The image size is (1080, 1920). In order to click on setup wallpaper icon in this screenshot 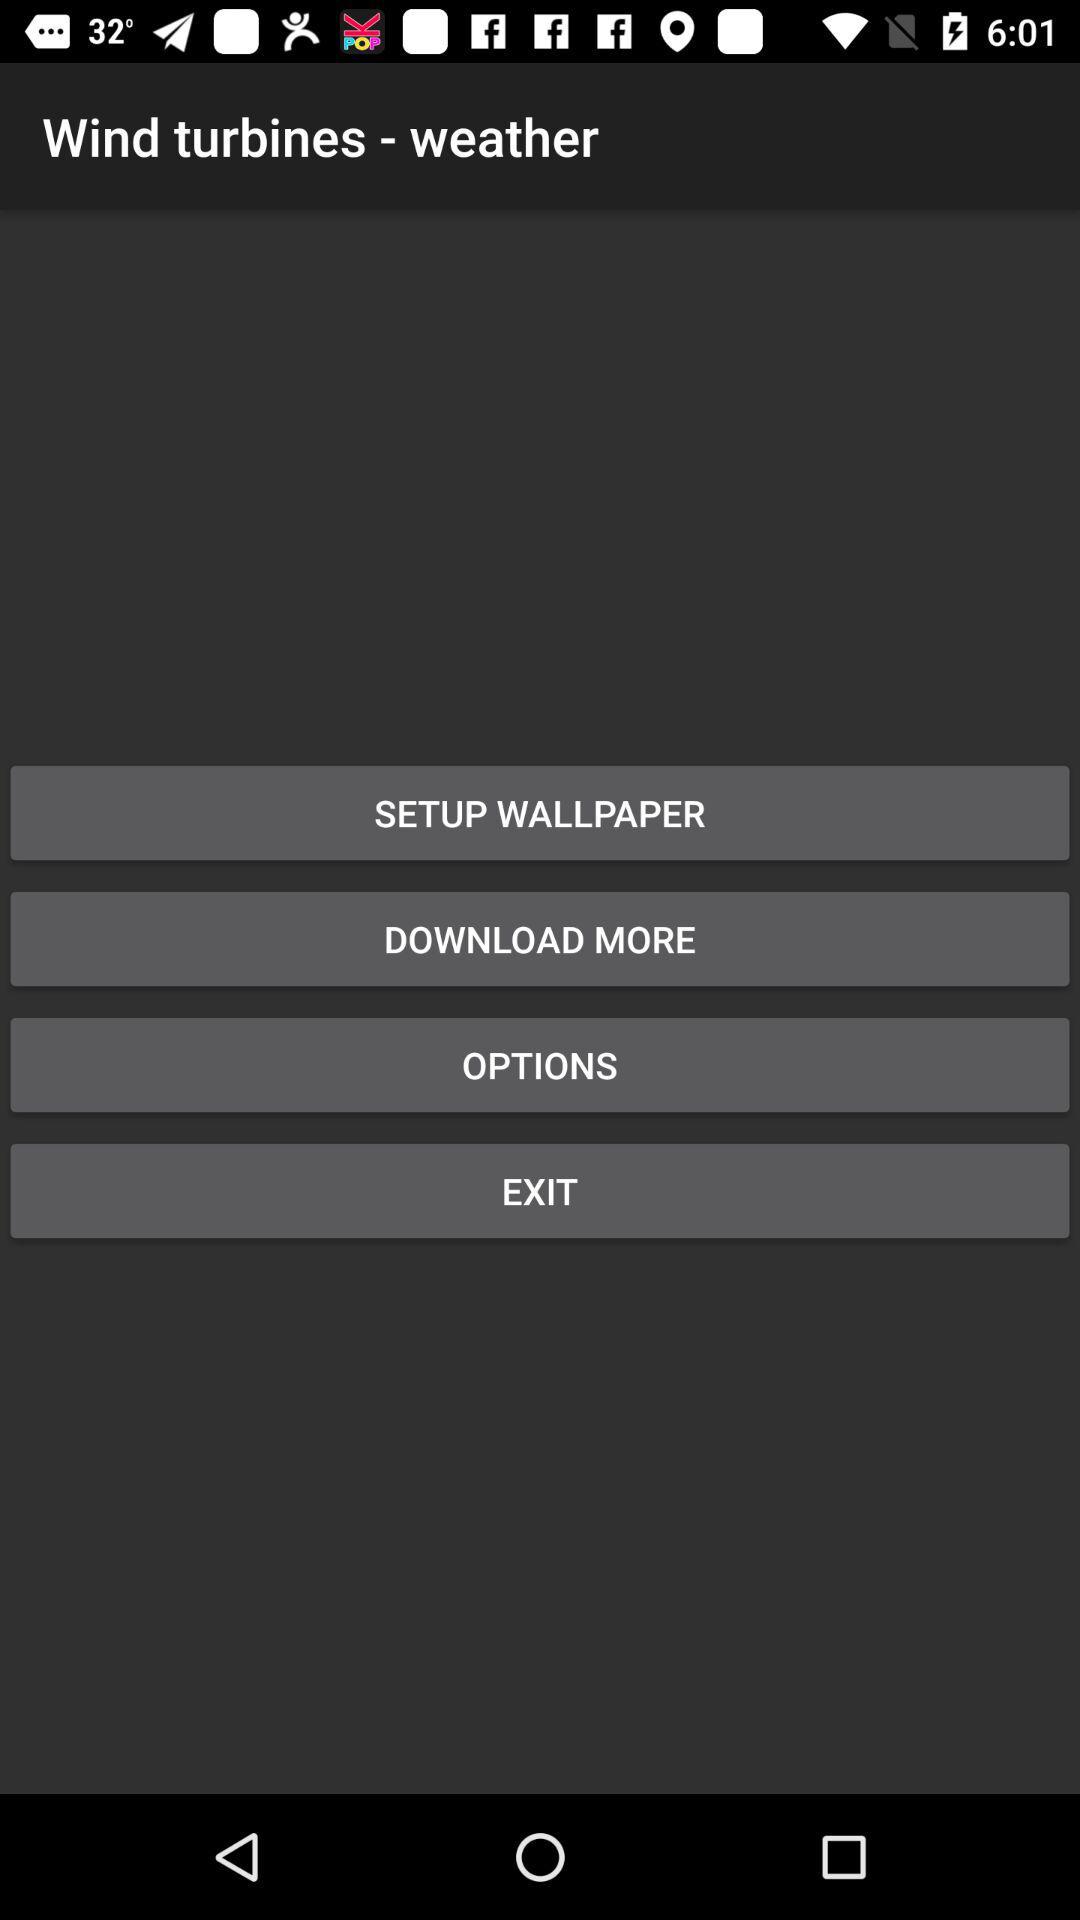, I will do `click(540, 812)`.